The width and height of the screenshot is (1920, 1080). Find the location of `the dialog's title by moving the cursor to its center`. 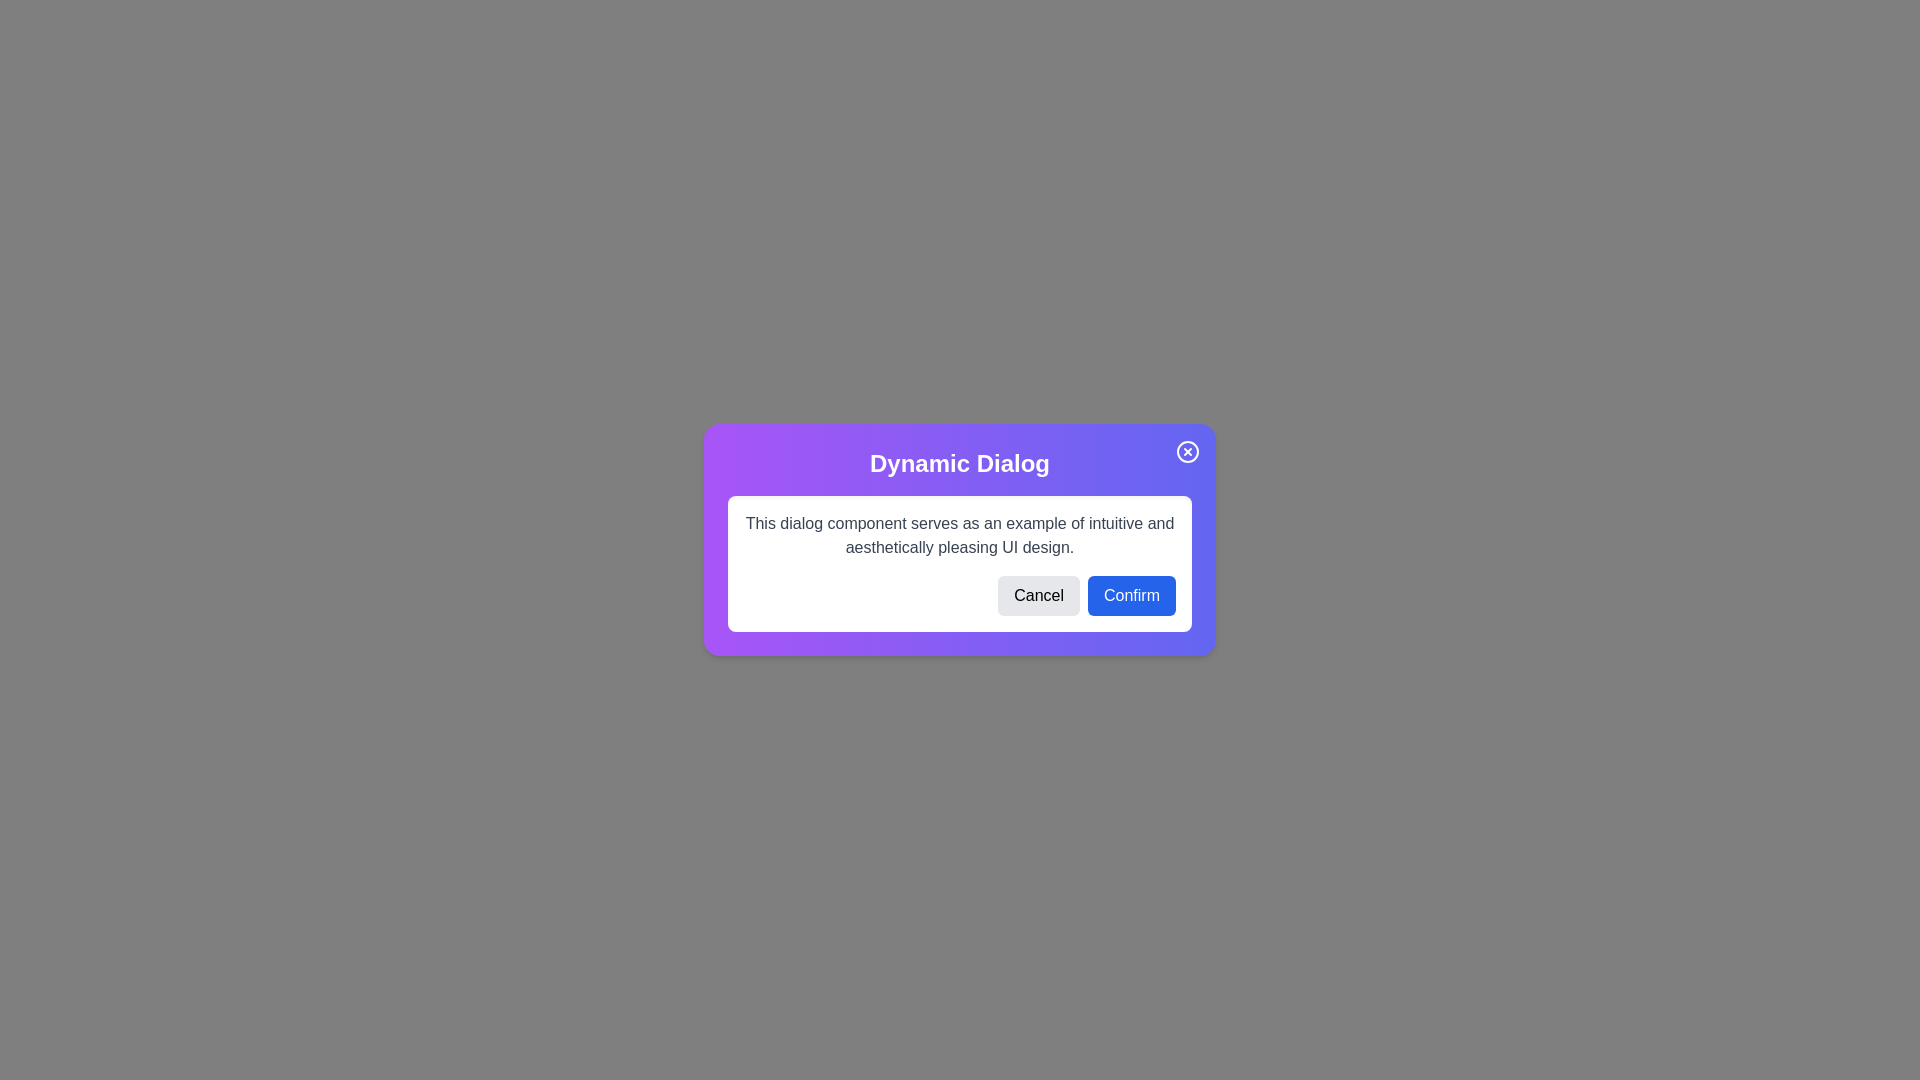

the dialog's title by moving the cursor to its center is located at coordinates (960, 463).